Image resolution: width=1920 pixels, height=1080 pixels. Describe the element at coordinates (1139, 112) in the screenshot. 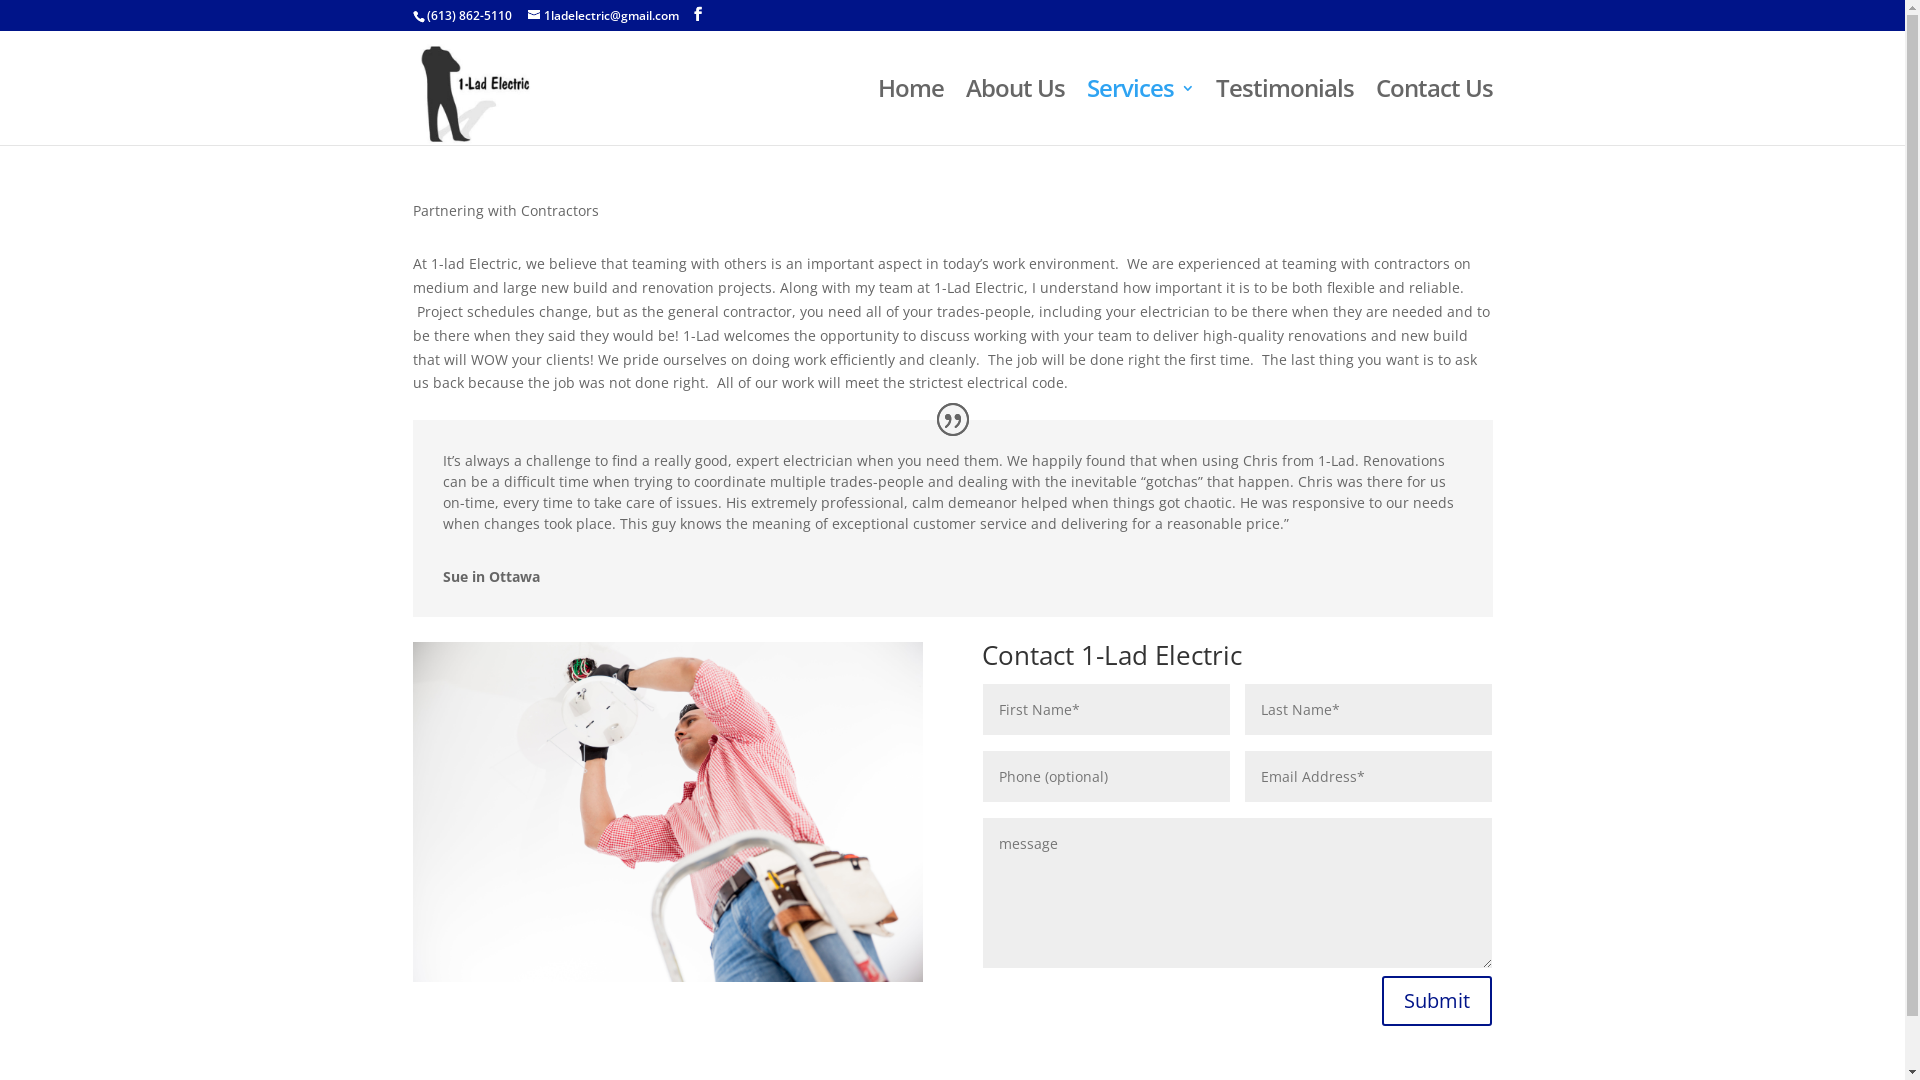

I see `'Services'` at that location.